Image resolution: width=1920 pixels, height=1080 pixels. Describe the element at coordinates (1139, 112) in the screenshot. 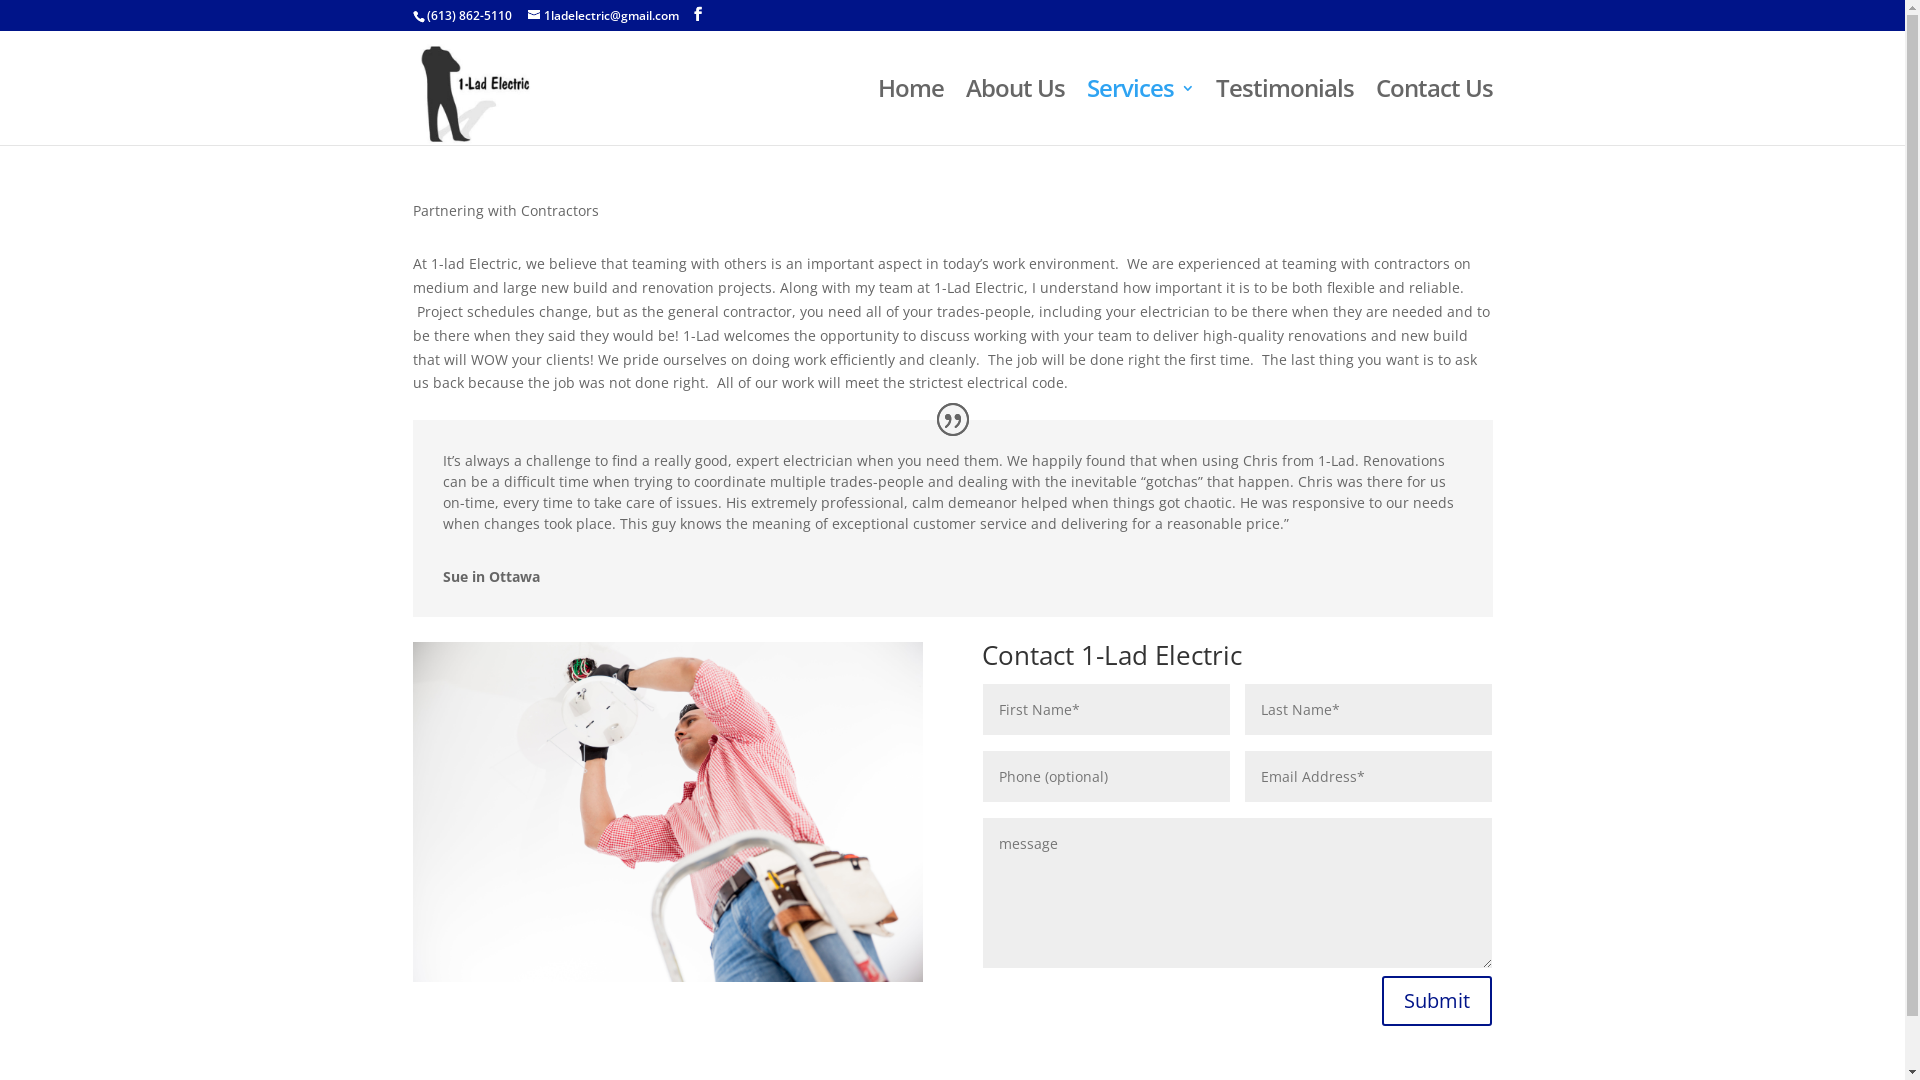

I see `'Services'` at that location.